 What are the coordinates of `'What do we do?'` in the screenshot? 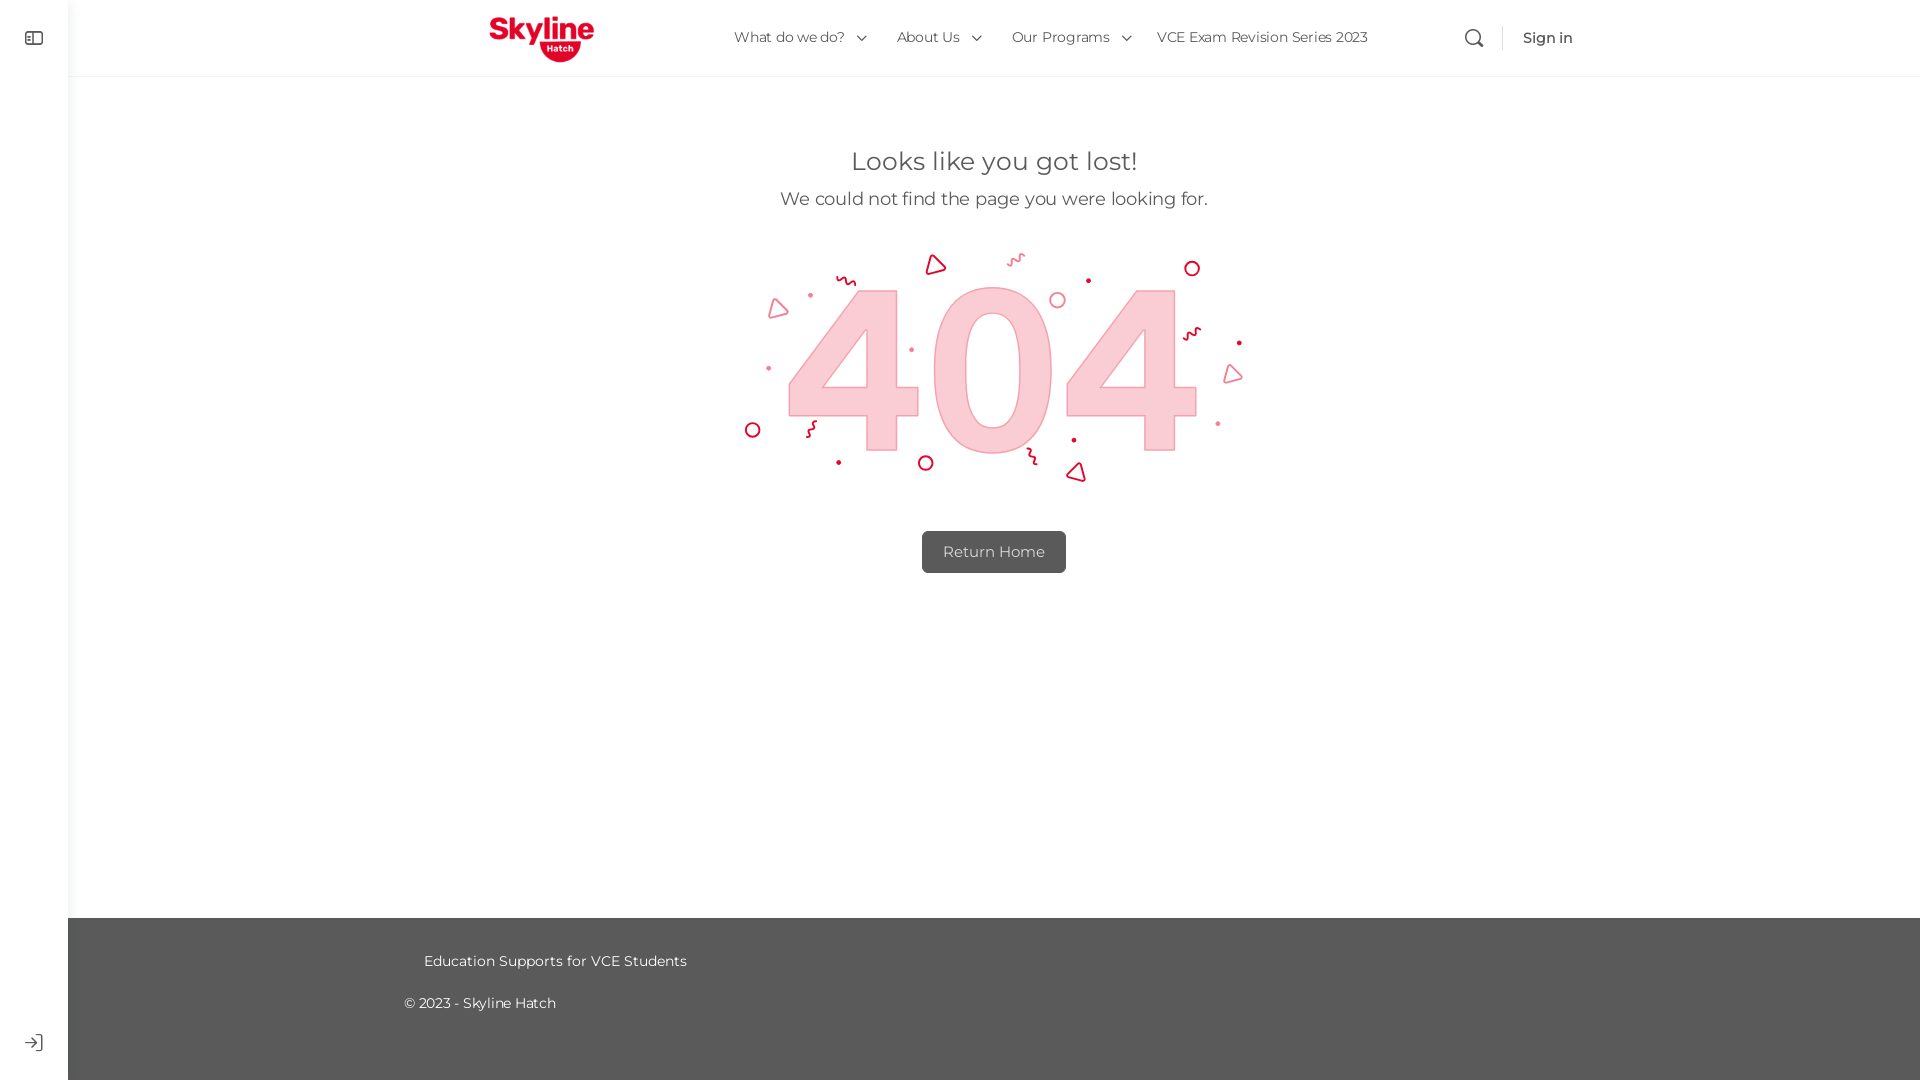 It's located at (723, 38).